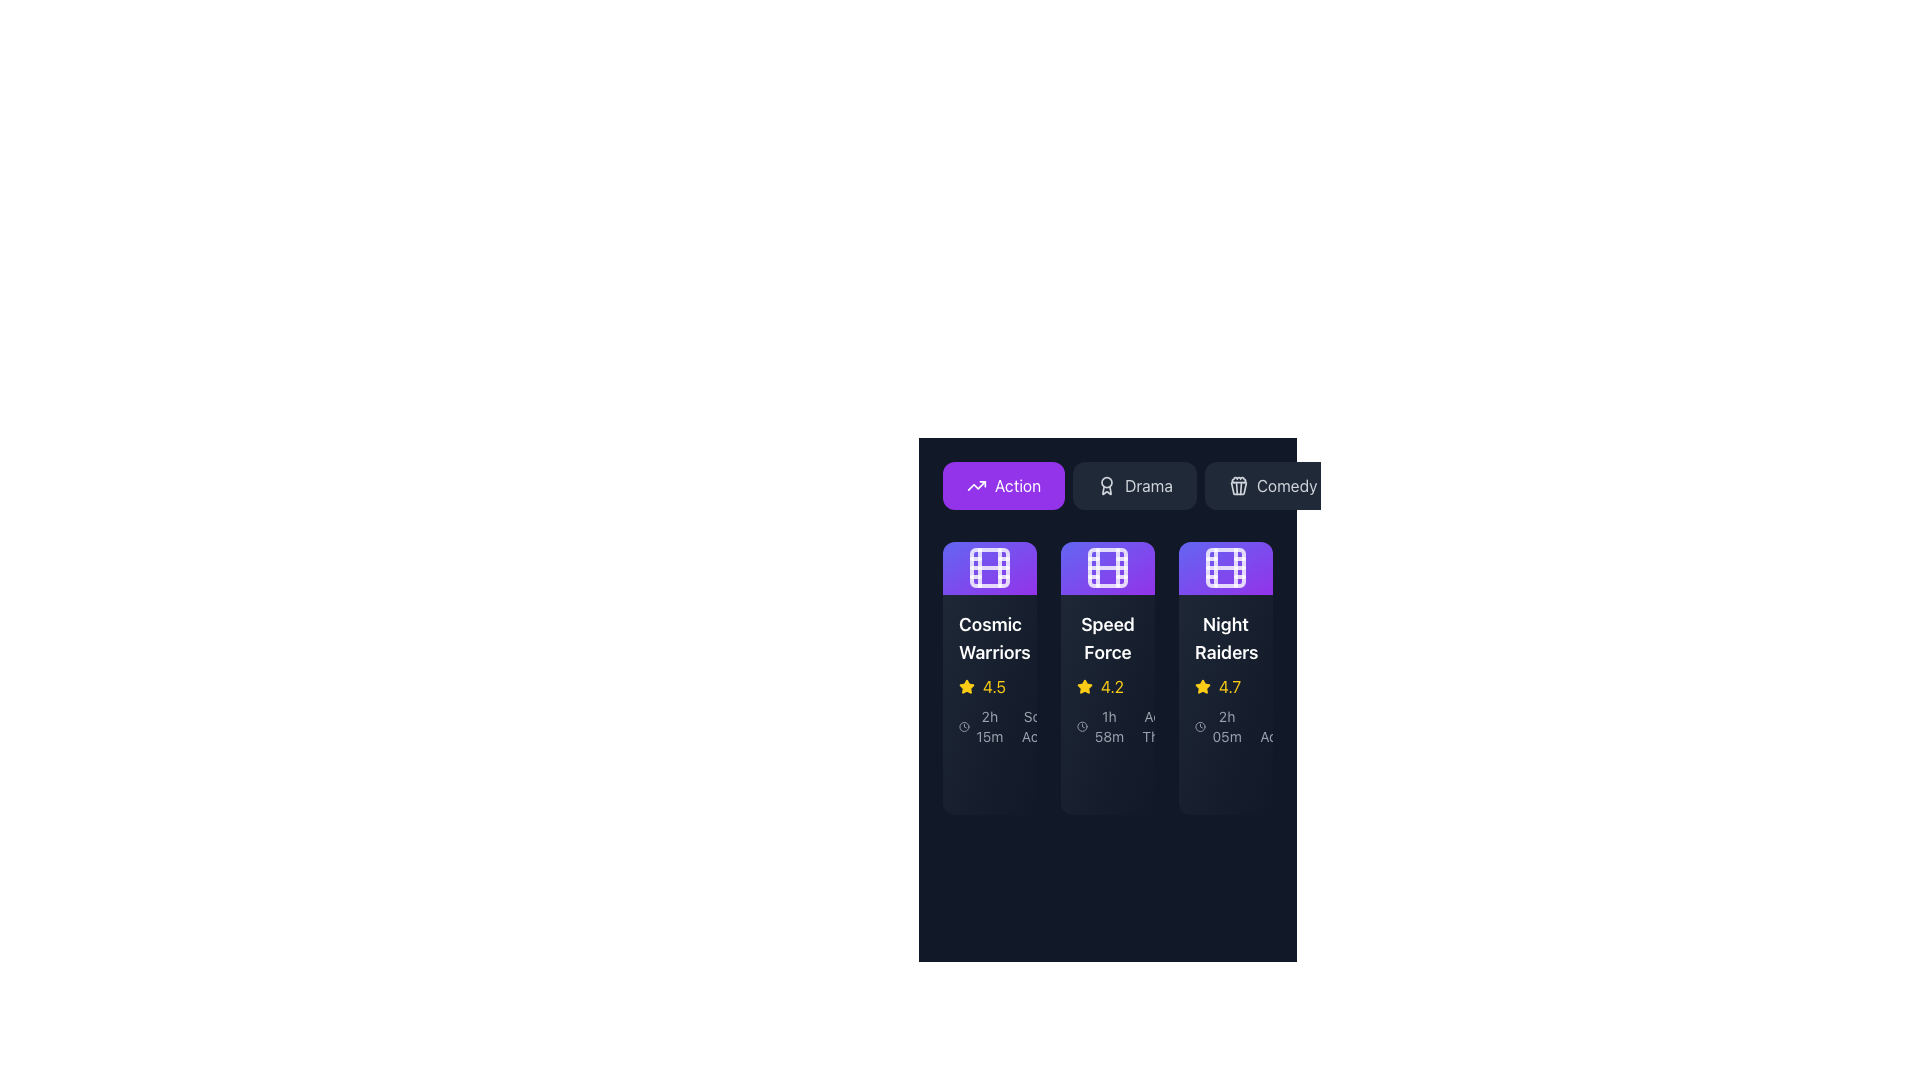 The width and height of the screenshot is (1920, 1080). Describe the element at coordinates (966, 685) in the screenshot. I see `the star icon representing the rating for the movie 'Night Raiders', located in the third column above the rating text '4.7'` at that location.